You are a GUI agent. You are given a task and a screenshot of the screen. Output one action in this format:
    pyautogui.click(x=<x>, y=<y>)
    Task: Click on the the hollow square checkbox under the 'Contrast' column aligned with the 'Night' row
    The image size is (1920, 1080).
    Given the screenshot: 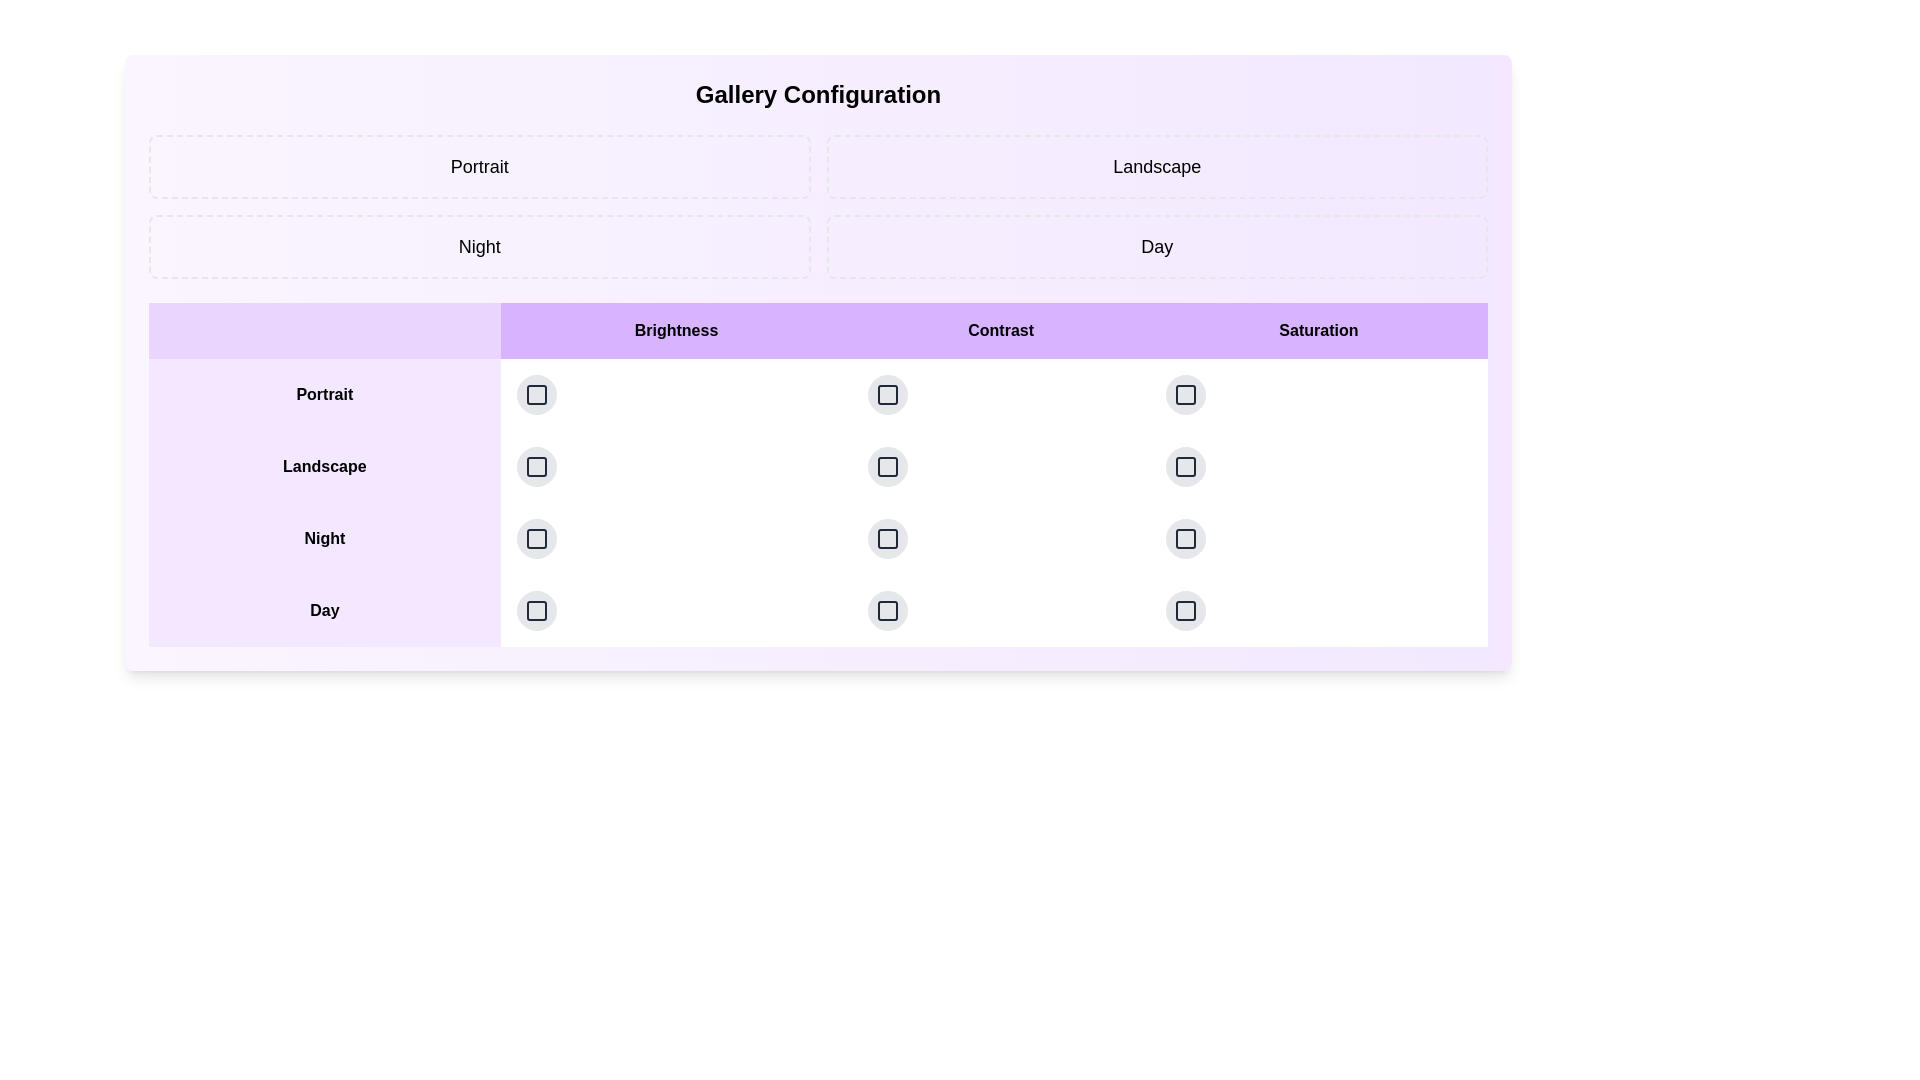 What is the action you would take?
    pyautogui.click(x=887, y=538)
    